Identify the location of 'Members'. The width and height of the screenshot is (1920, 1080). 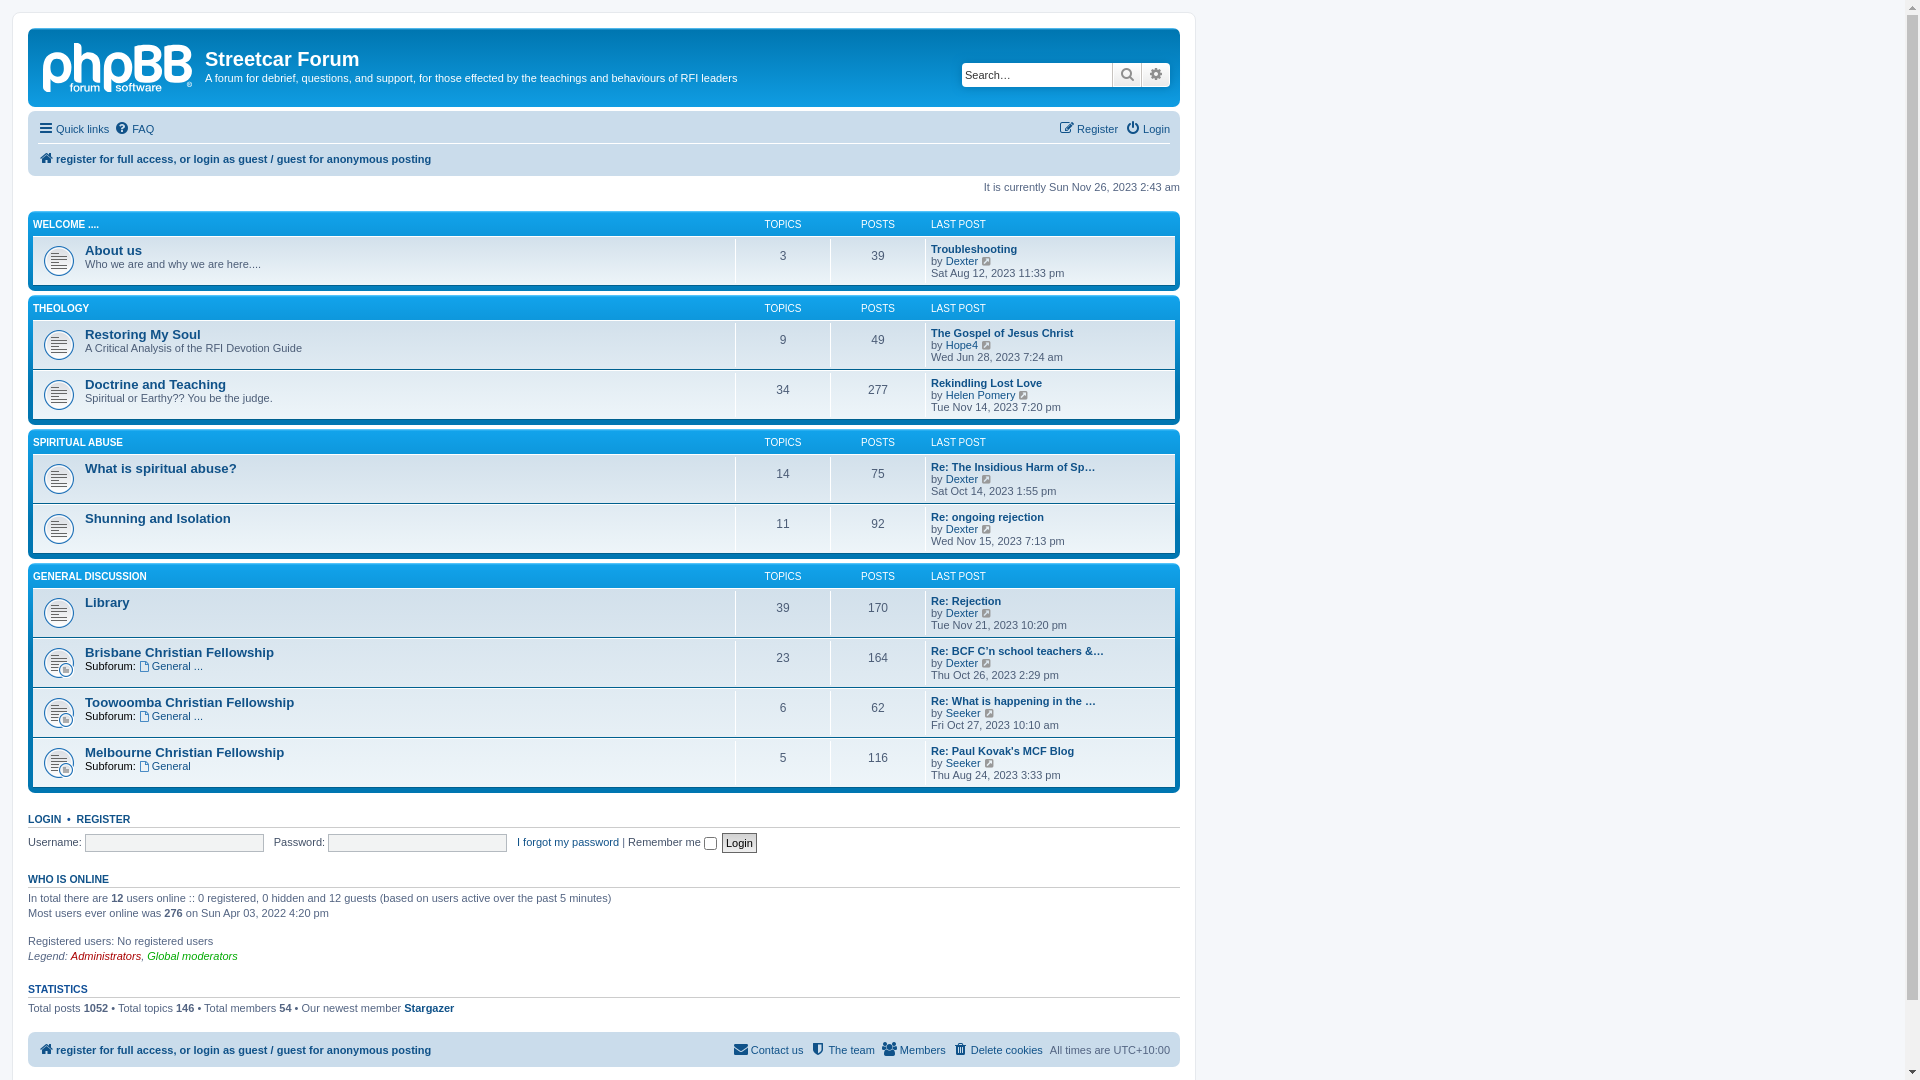
(912, 1048).